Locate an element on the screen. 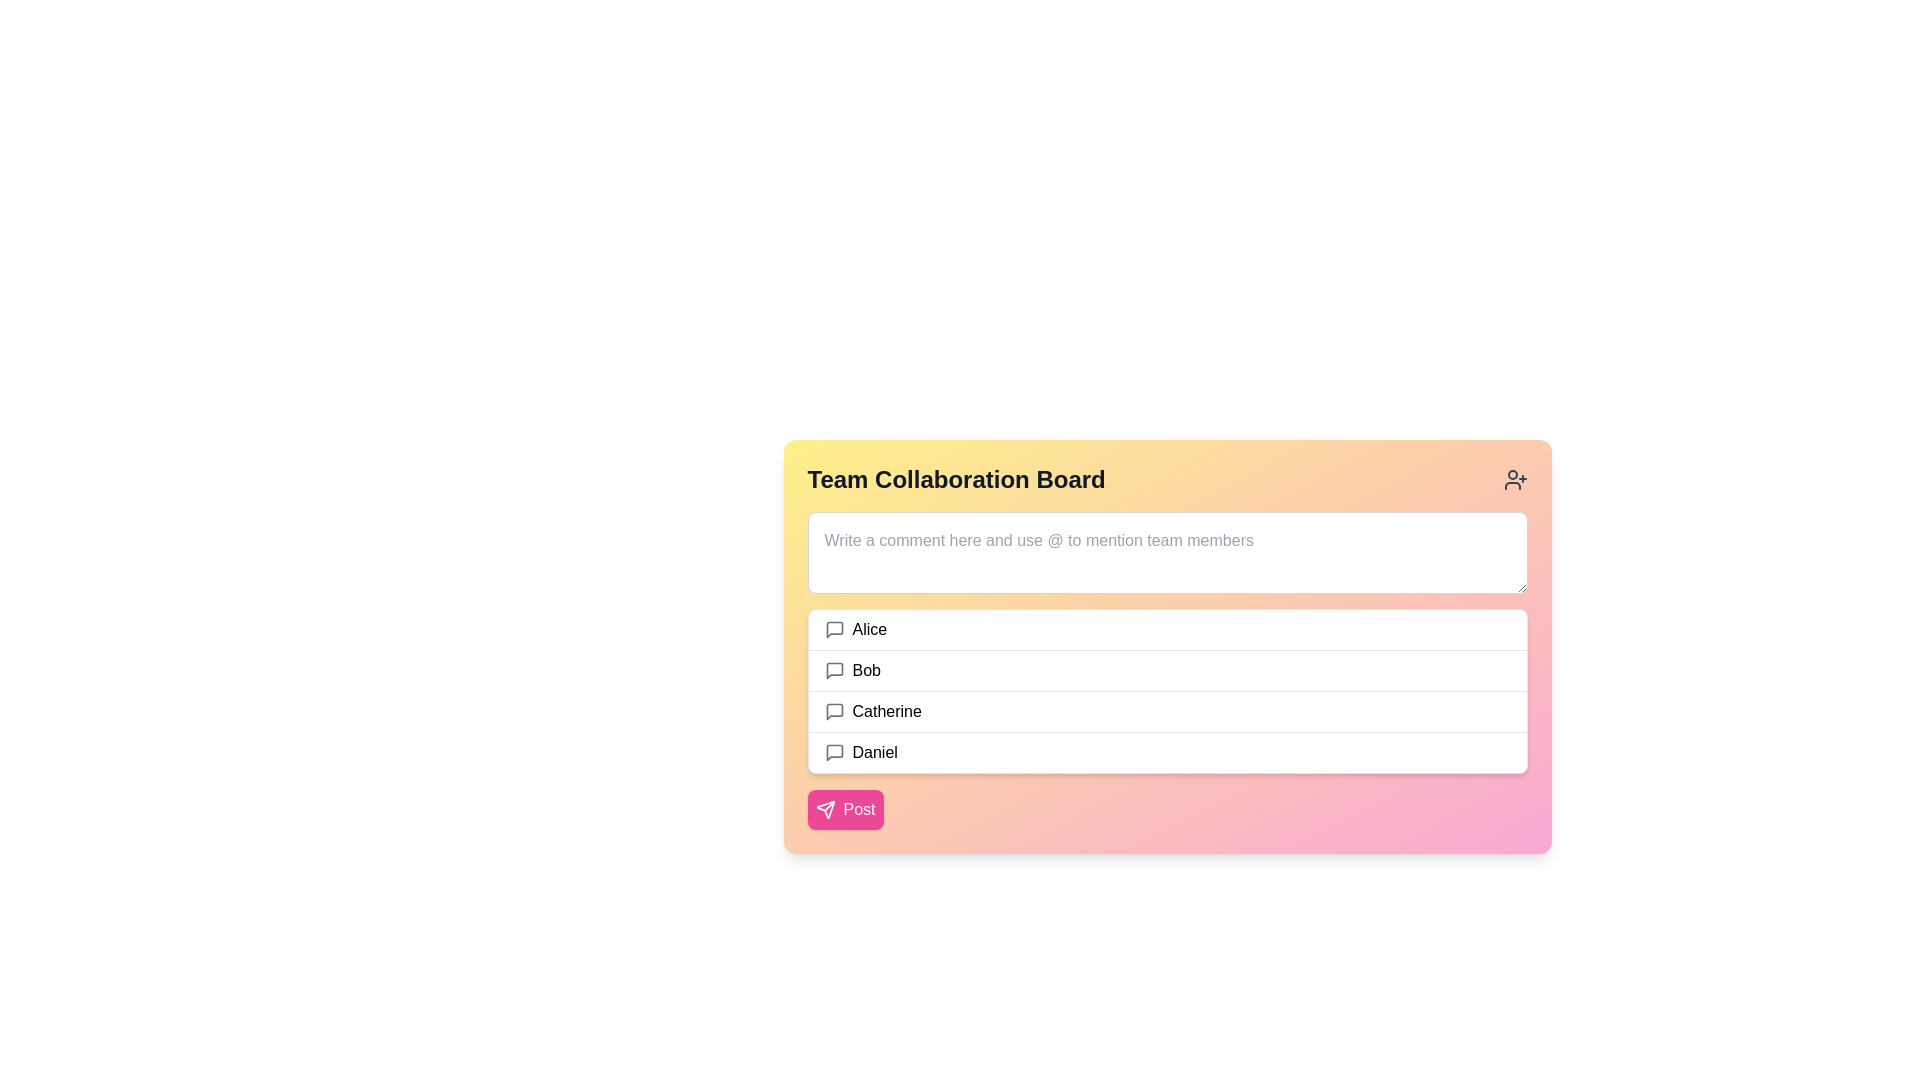 This screenshot has height=1080, width=1920. the list item highlighting 'Bob' is located at coordinates (1167, 680).